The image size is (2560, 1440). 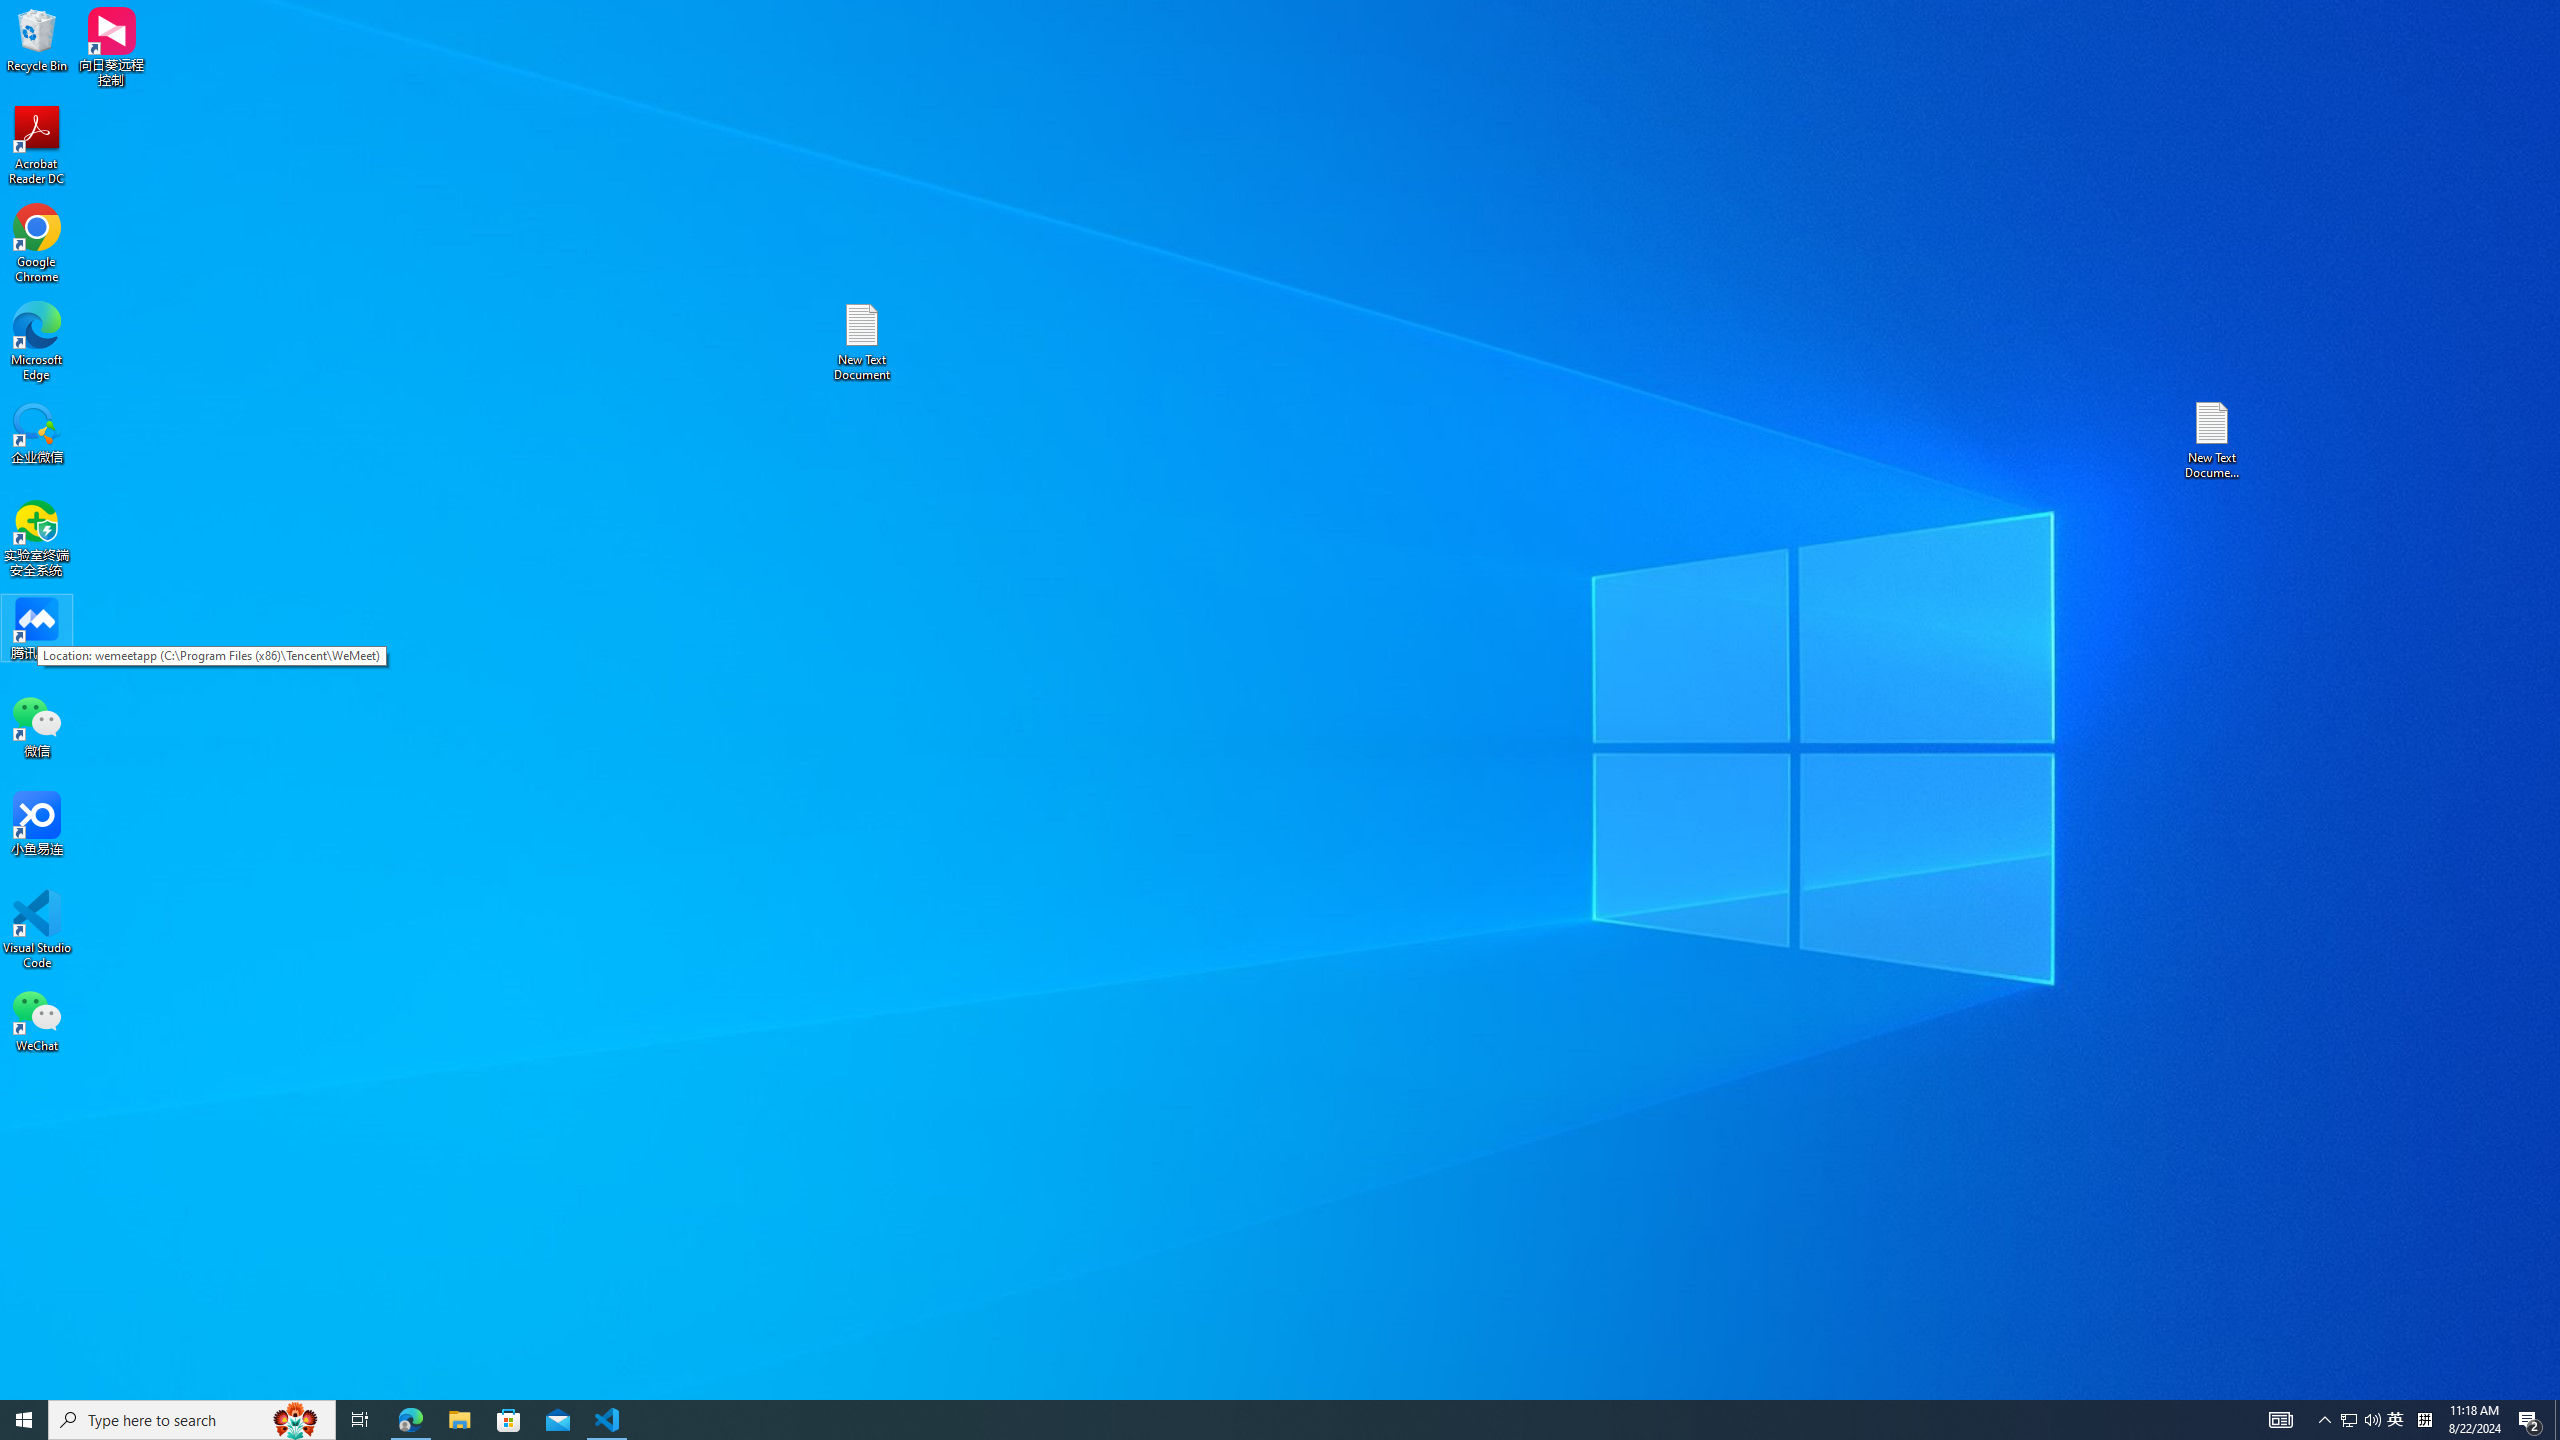 I want to click on 'Notification Chevron', so click(x=2324, y=1418).